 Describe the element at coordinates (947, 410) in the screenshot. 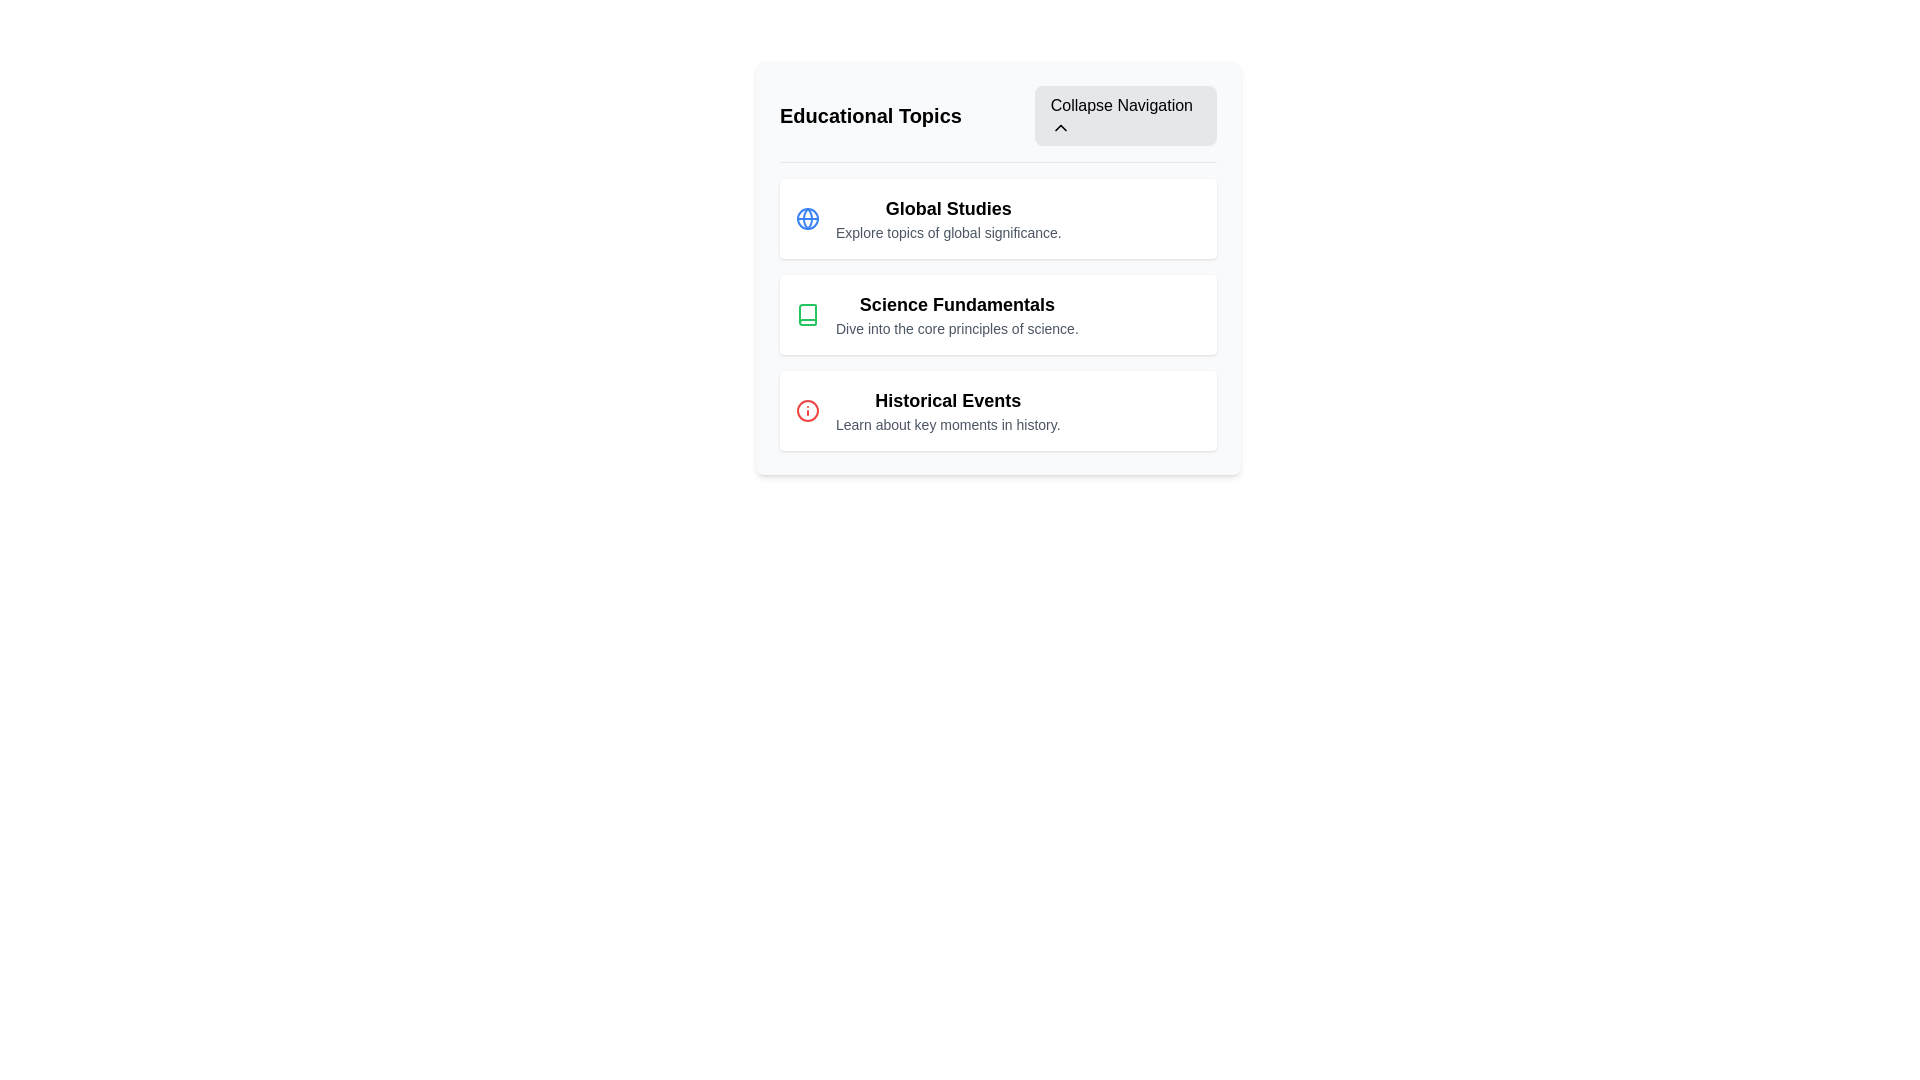

I see `the text block titled 'Historical Events' which contains the subtext 'Learn about key moments in history.'` at that location.